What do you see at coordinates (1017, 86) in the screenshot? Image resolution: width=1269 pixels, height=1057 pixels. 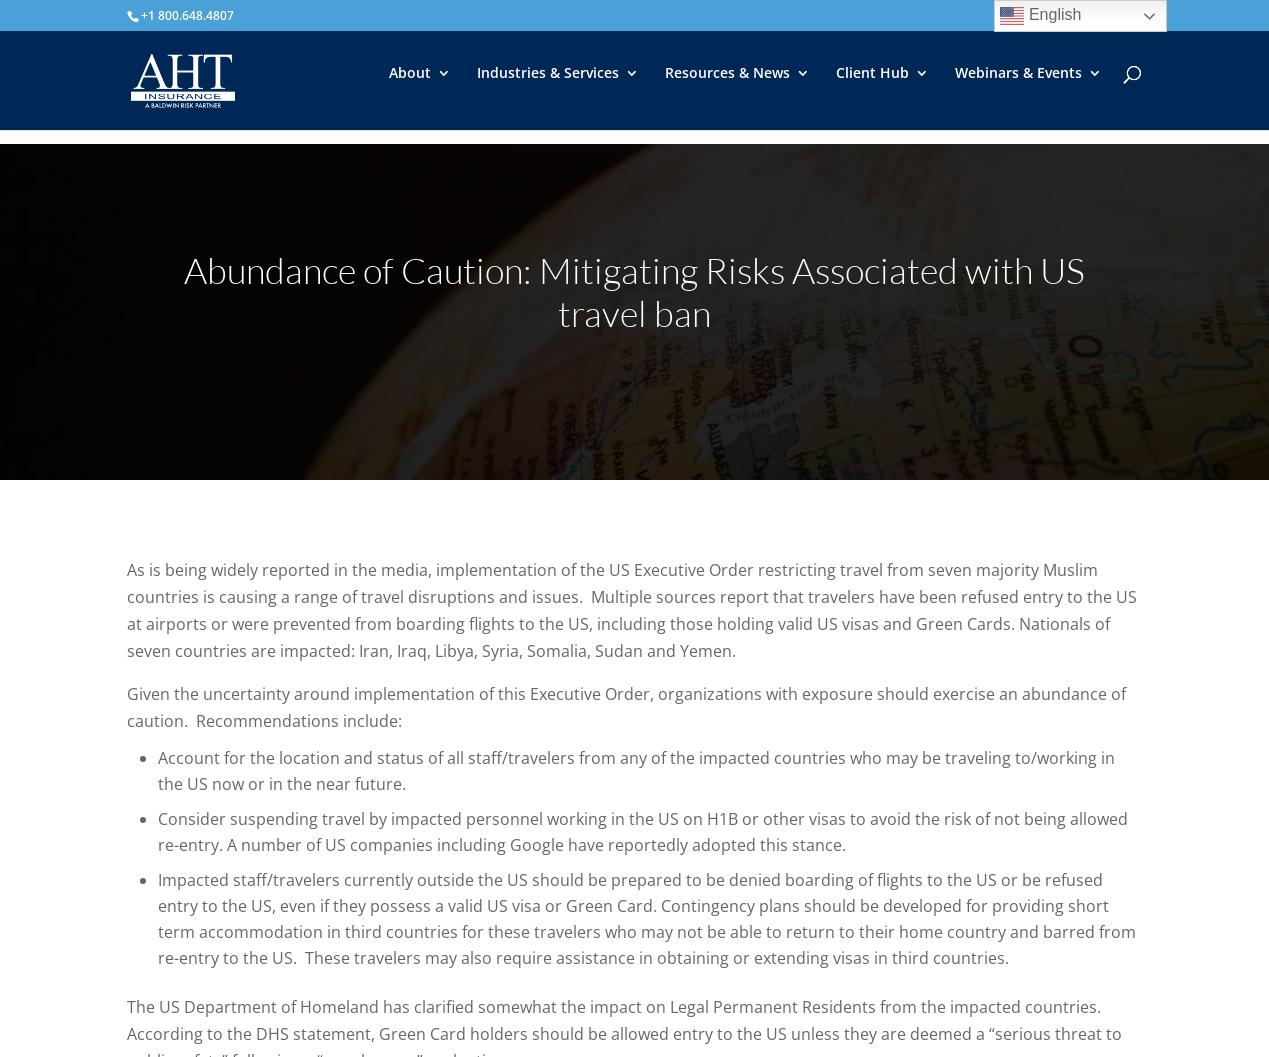 I see `'Webinars & Events'` at bounding box center [1017, 86].